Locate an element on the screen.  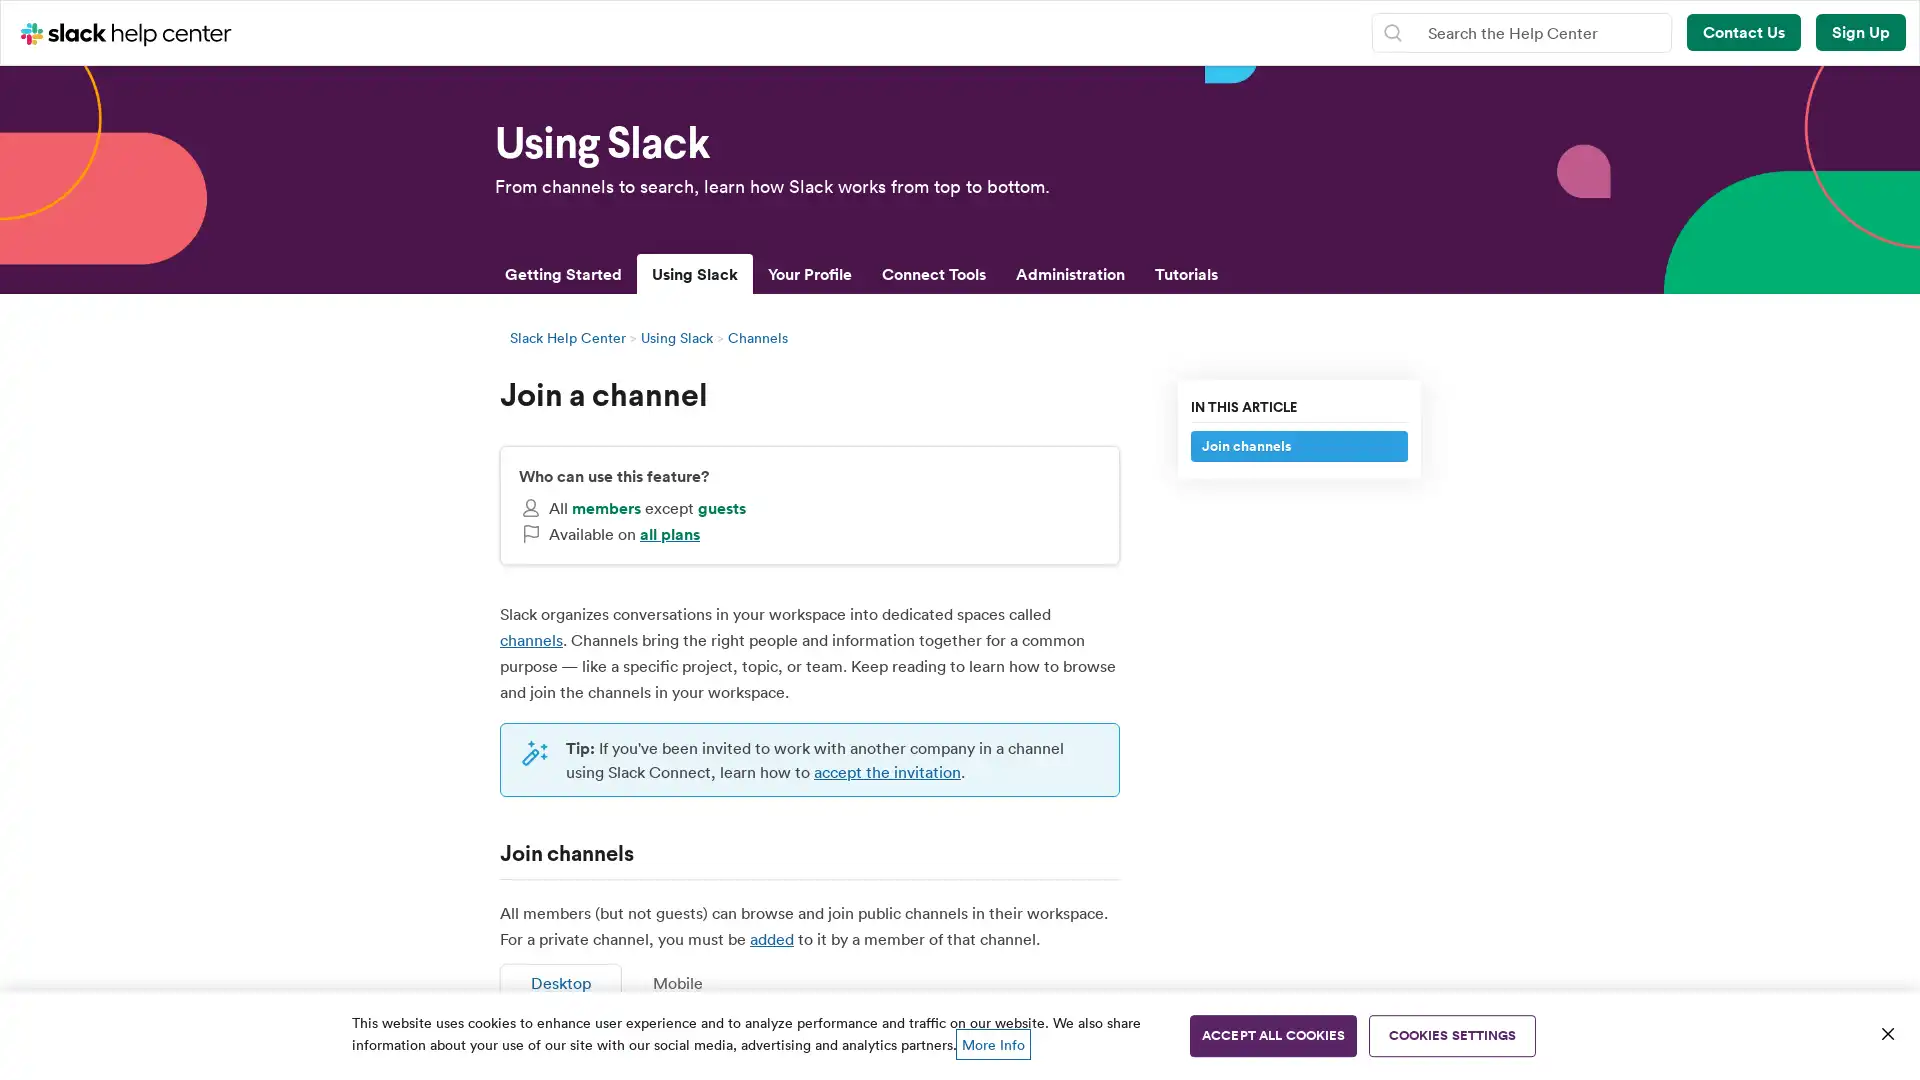
ACCEPT ALL COOKIES is located at coordinates (1272, 1035).